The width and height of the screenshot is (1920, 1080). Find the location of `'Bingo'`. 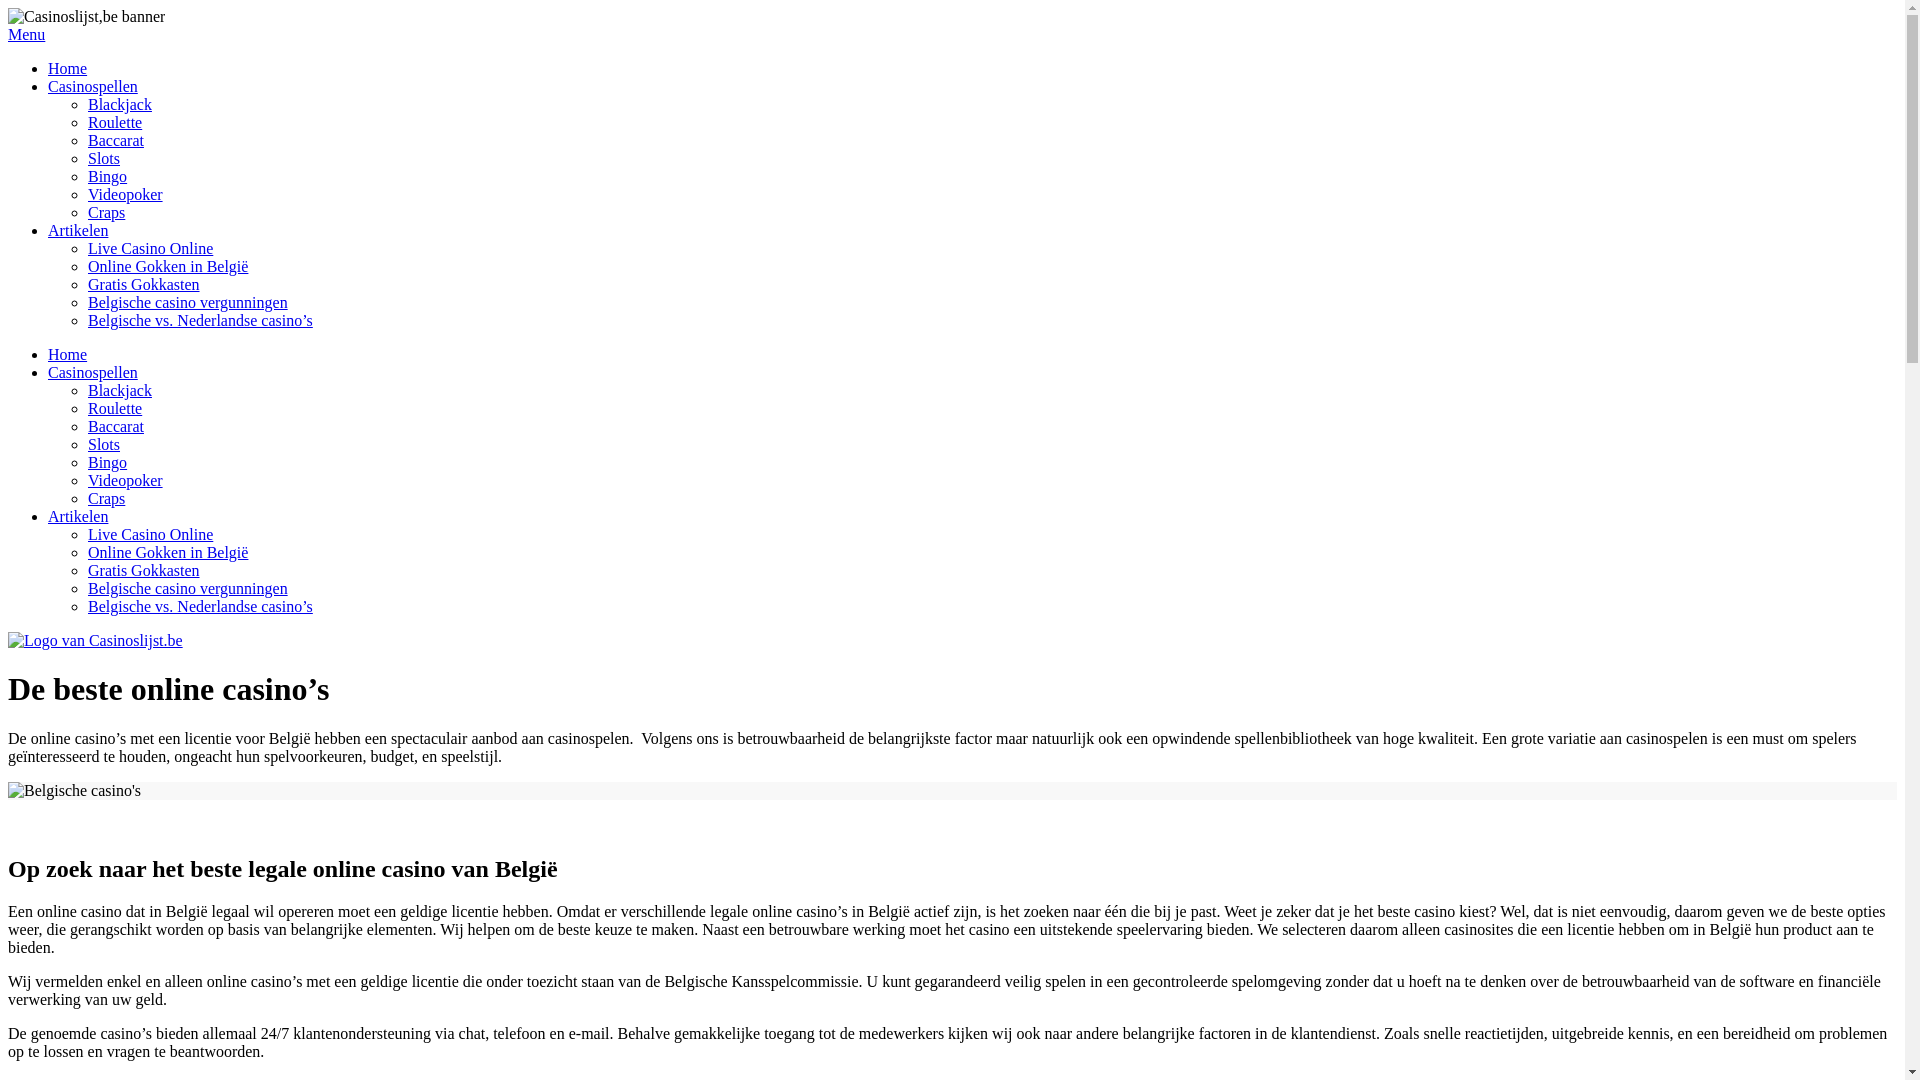

'Bingo' is located at coordinates (106, 175).